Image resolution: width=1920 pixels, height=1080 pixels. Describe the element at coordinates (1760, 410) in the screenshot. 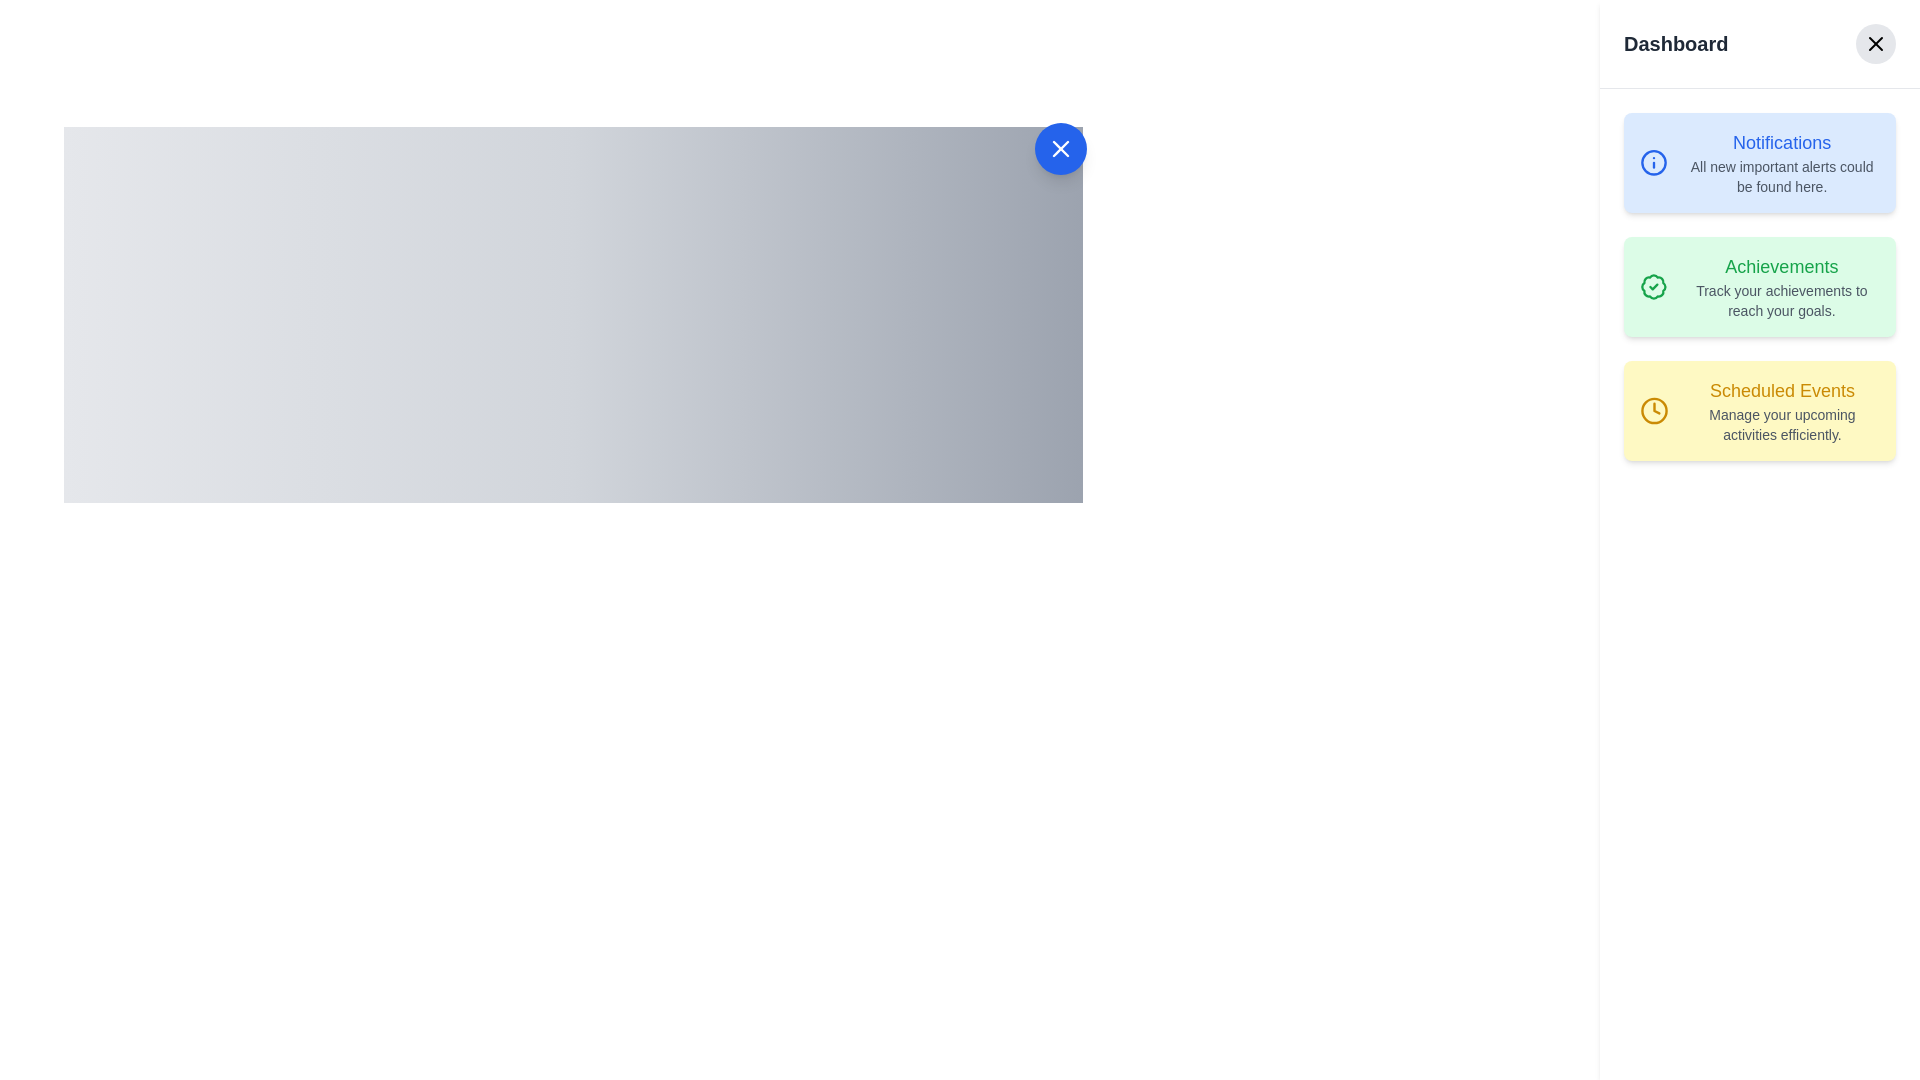

I see `the informational card that provides details about managing scheduled events, located as the third card in a vertical list on the right side of the interface` at that location.